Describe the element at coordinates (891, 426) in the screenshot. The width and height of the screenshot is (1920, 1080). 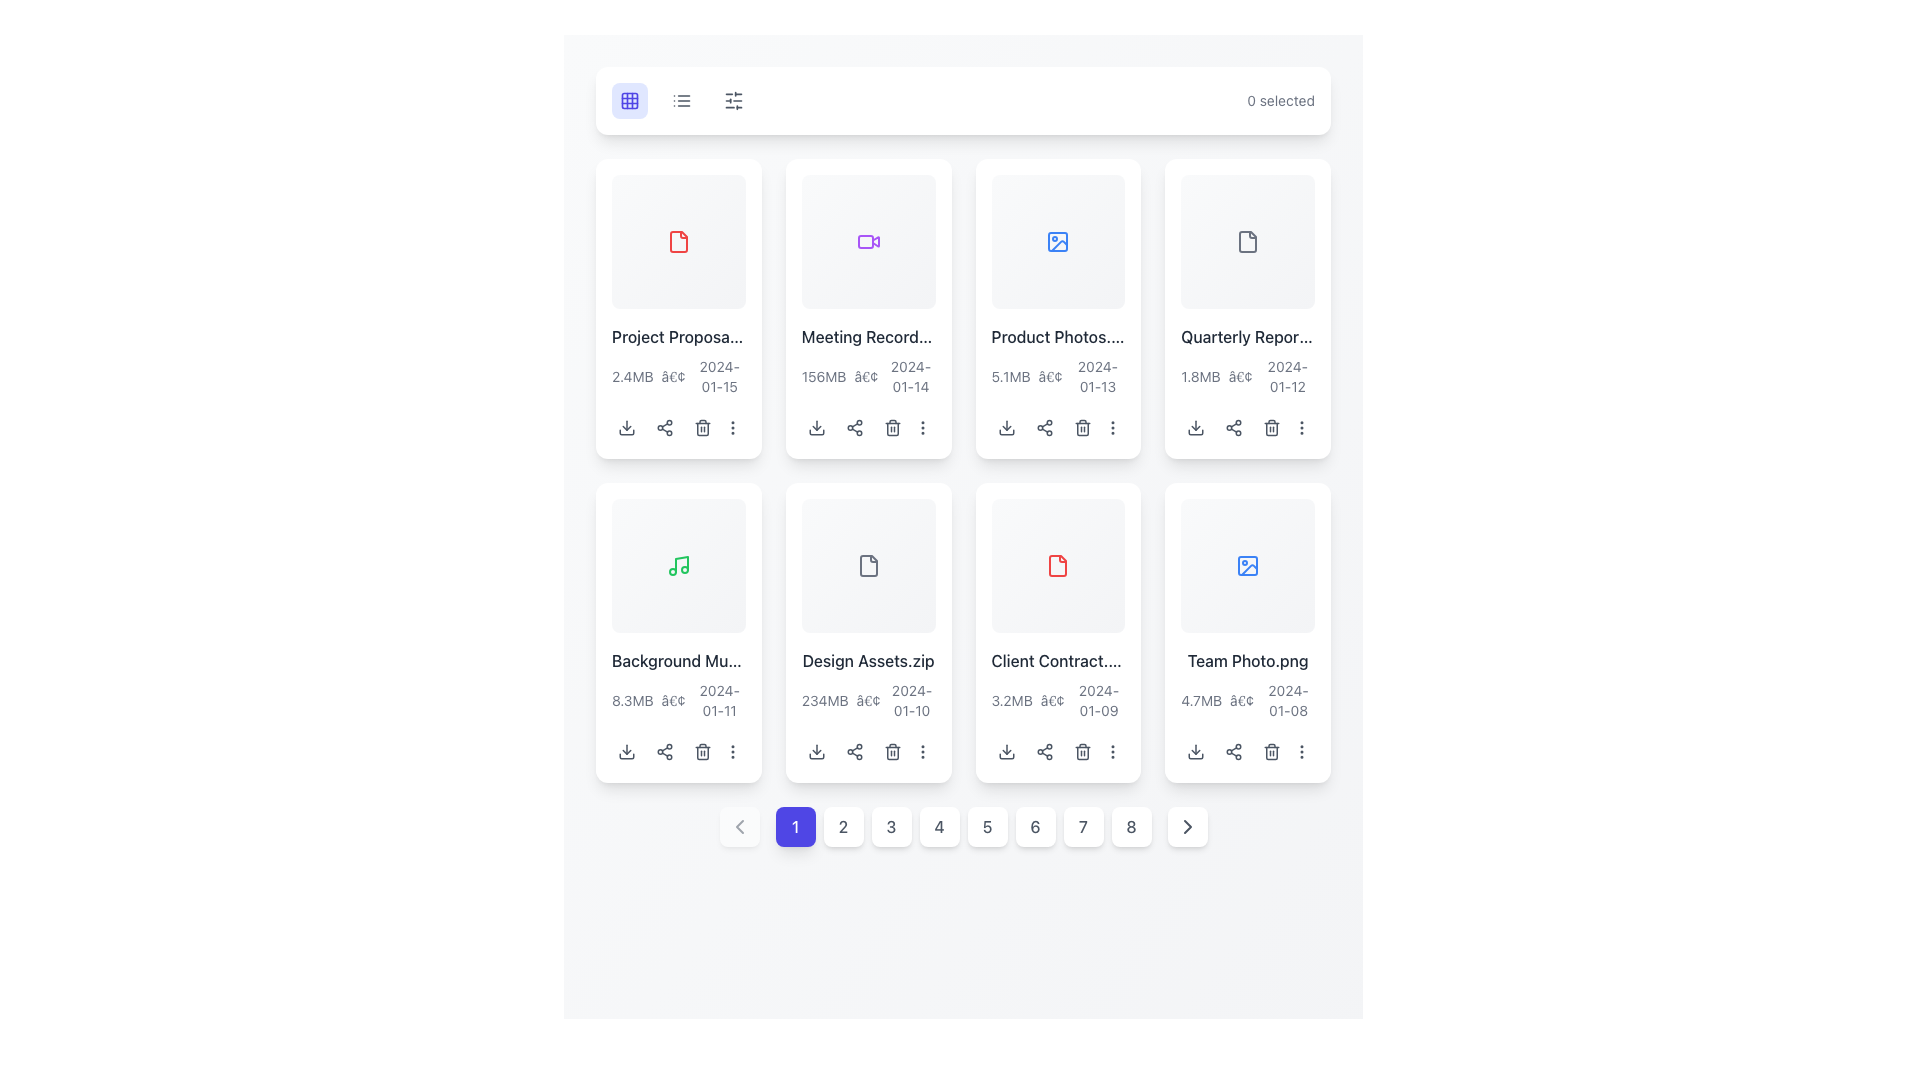
I see `the delete button associated with the 'Meeting Recording' file` at that location.